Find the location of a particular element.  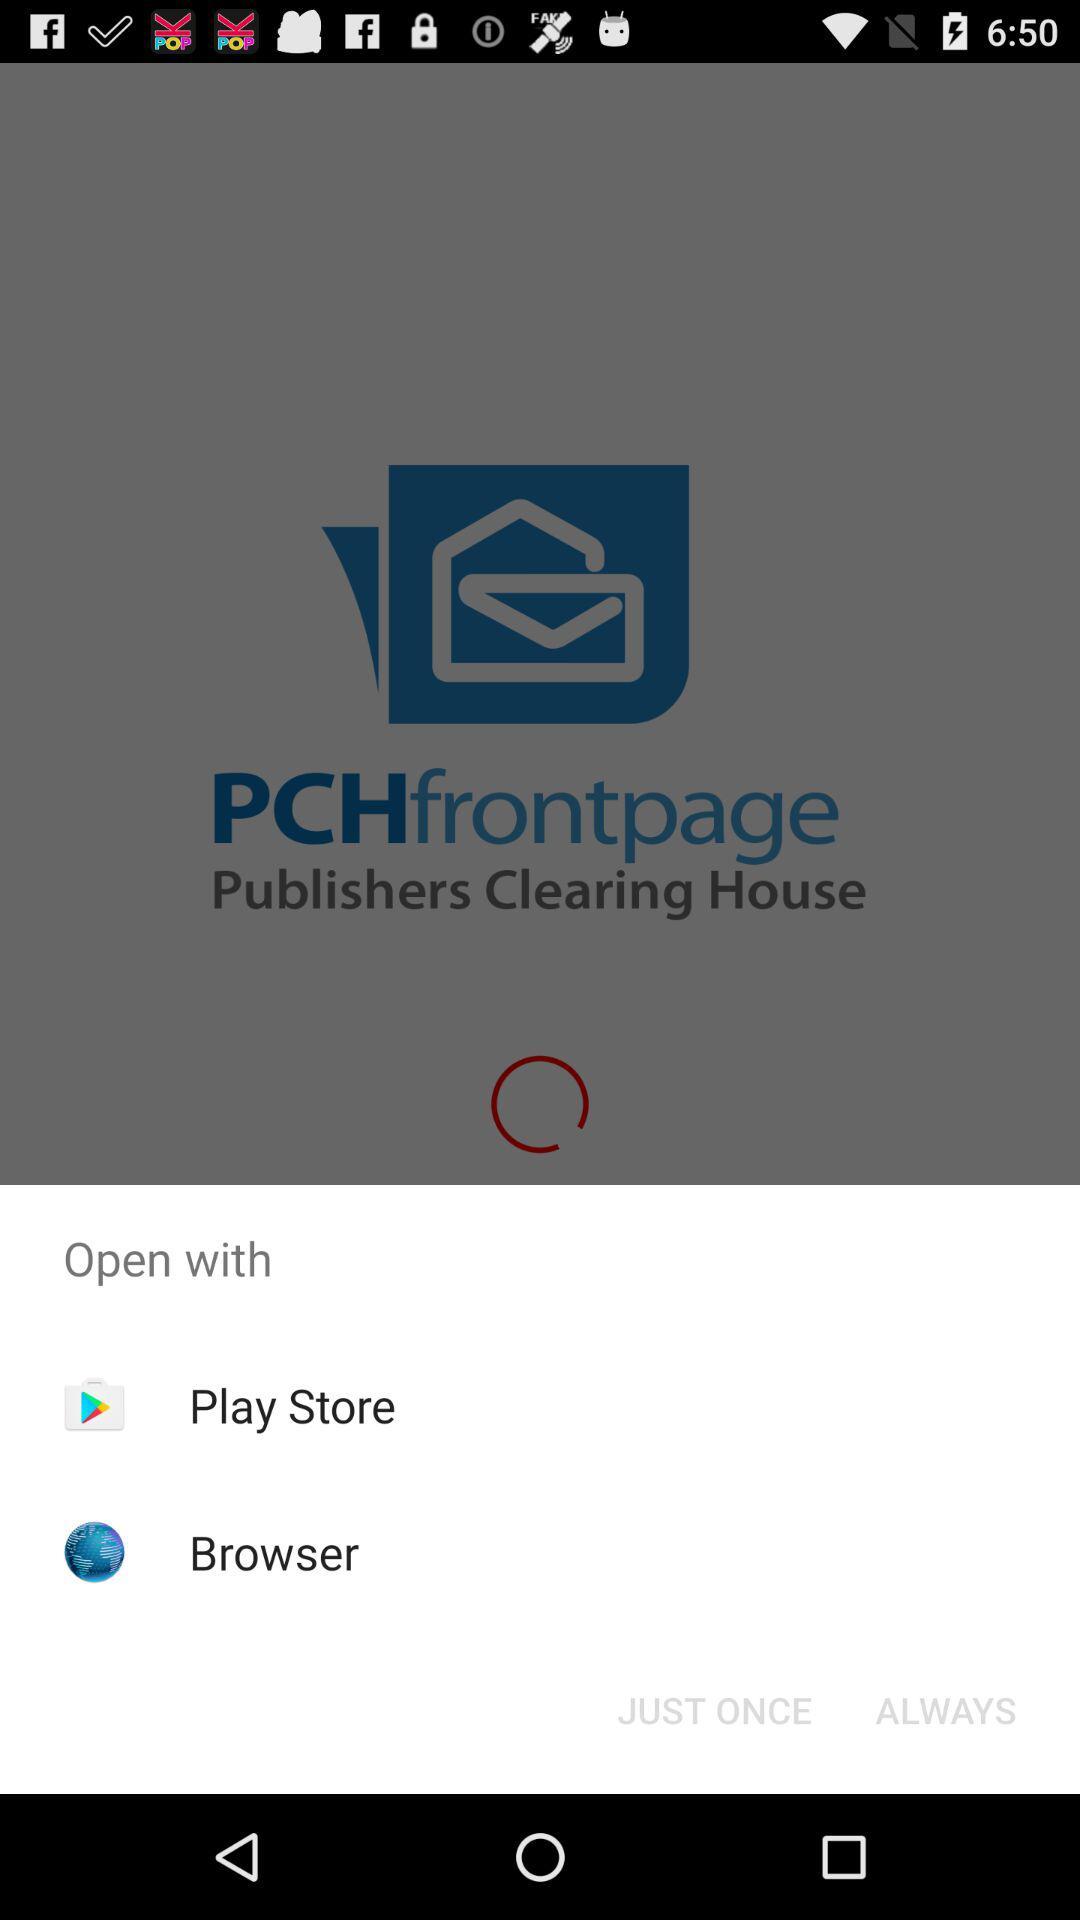

the app above the browser item is located at coordinates (292, 1404).